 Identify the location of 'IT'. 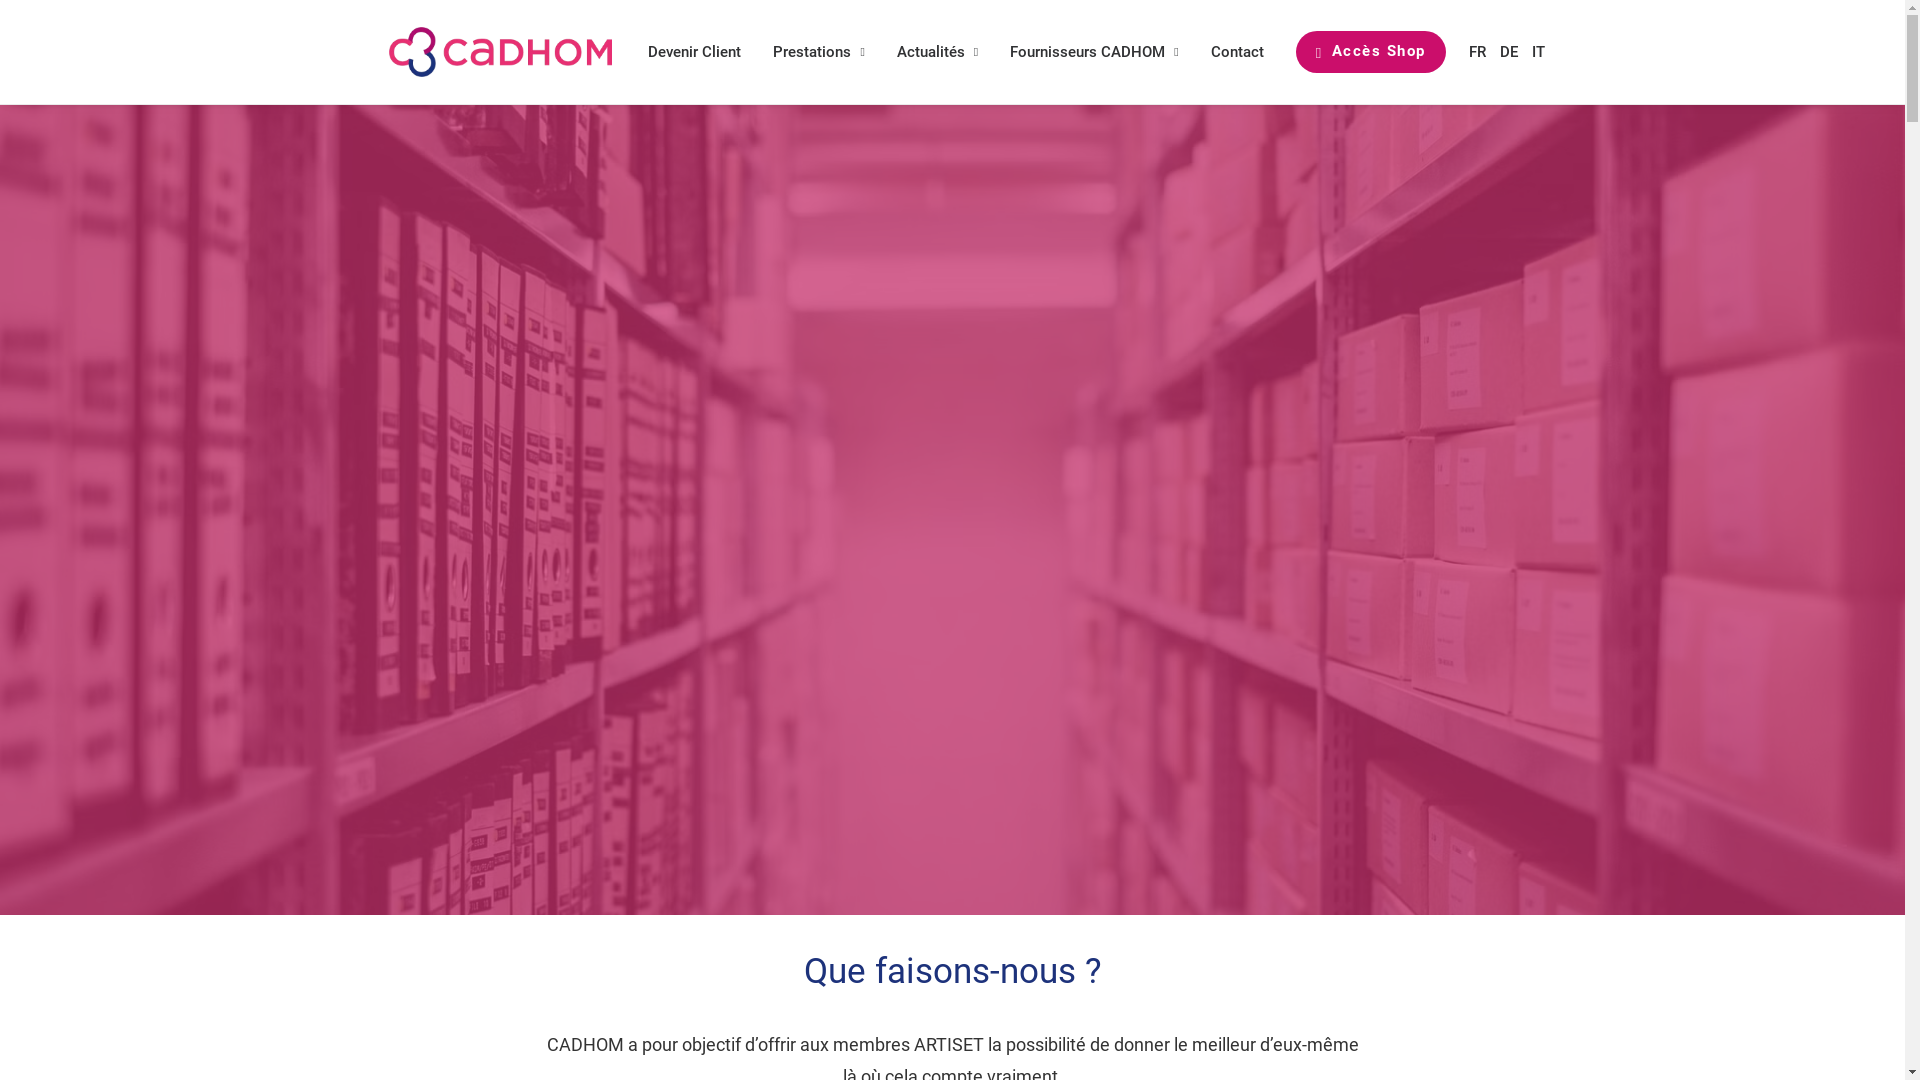
(1535, 50).